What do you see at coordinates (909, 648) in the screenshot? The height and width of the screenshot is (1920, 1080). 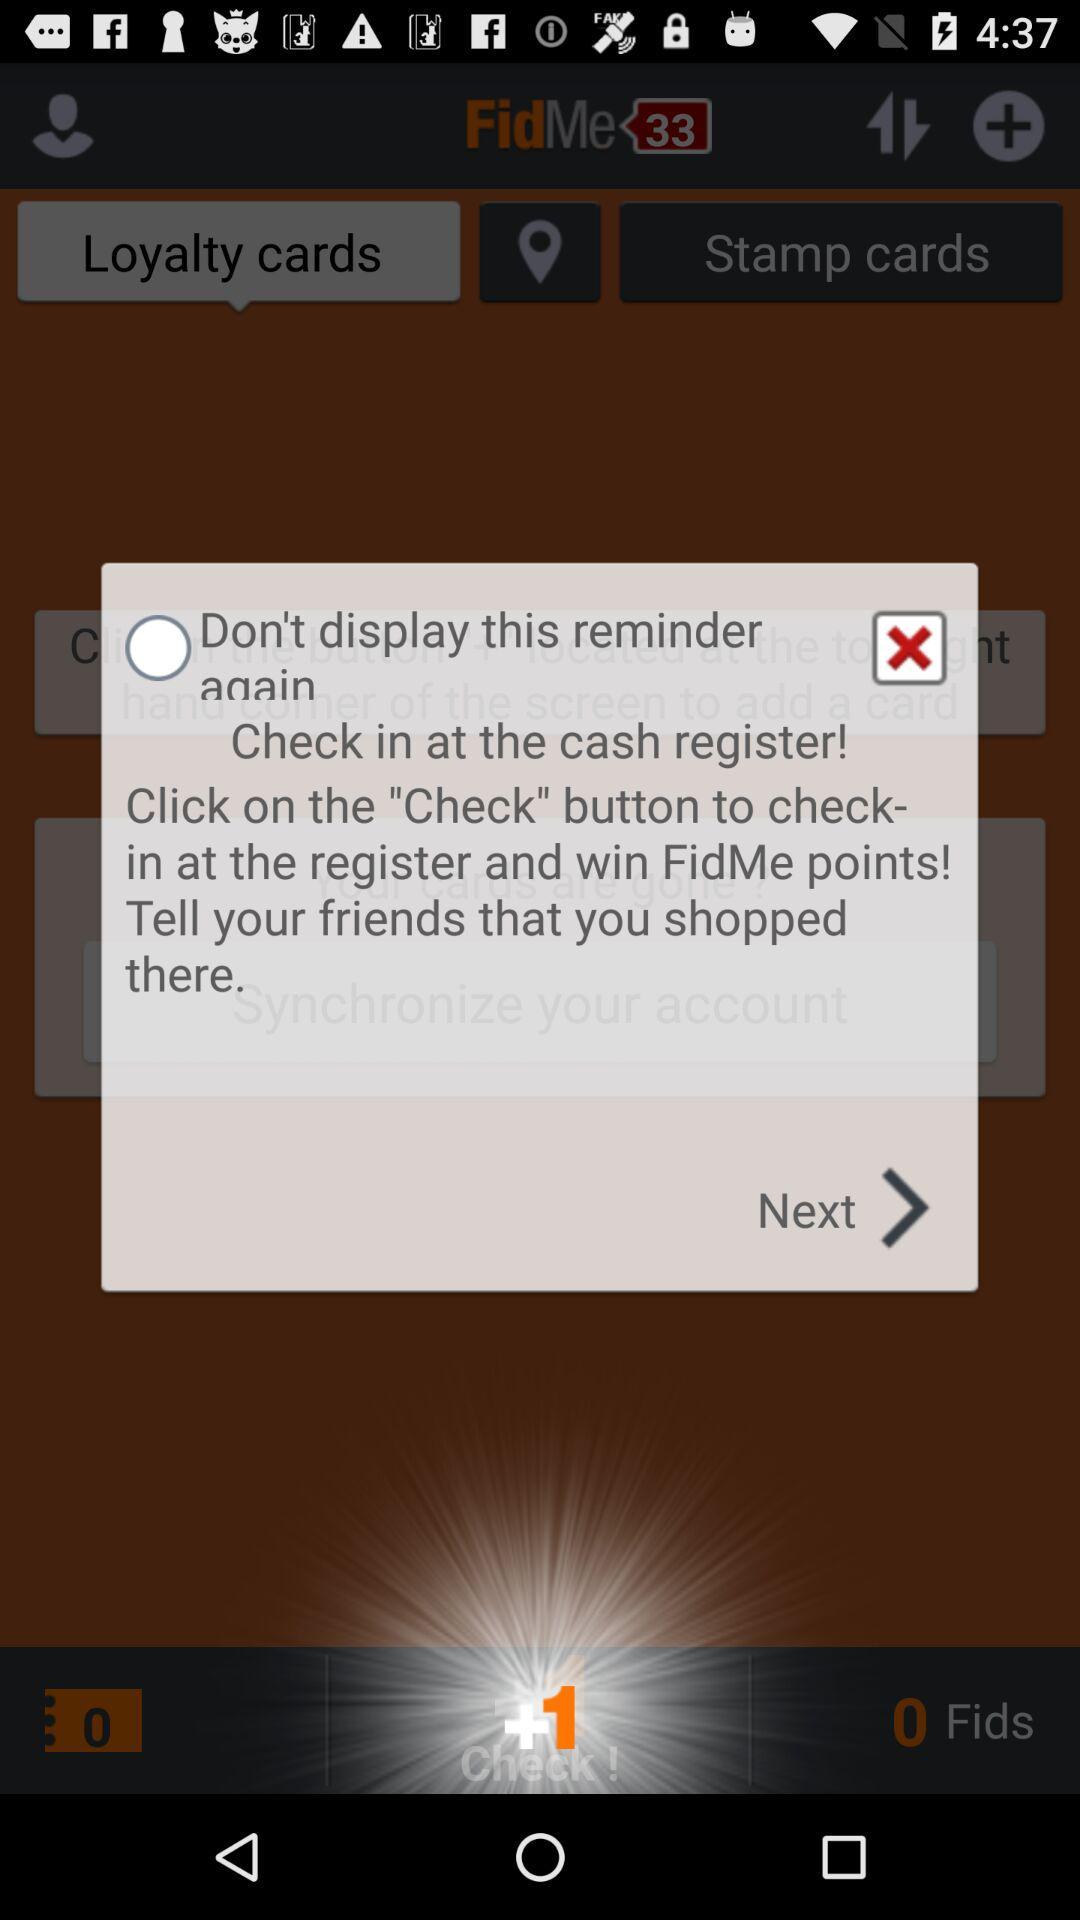 I see `the item above the check in at item` at bounding box center [909, 648].